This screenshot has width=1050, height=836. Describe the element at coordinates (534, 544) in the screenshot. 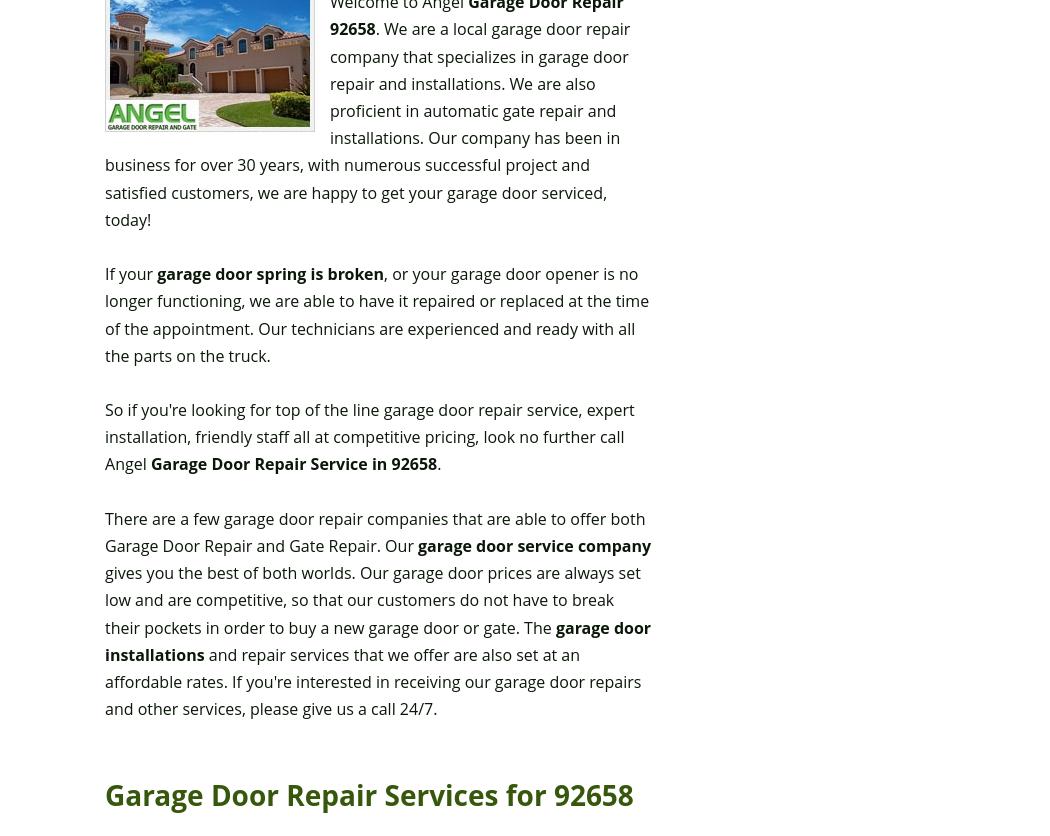

I see `'garage door service company'` at that location.